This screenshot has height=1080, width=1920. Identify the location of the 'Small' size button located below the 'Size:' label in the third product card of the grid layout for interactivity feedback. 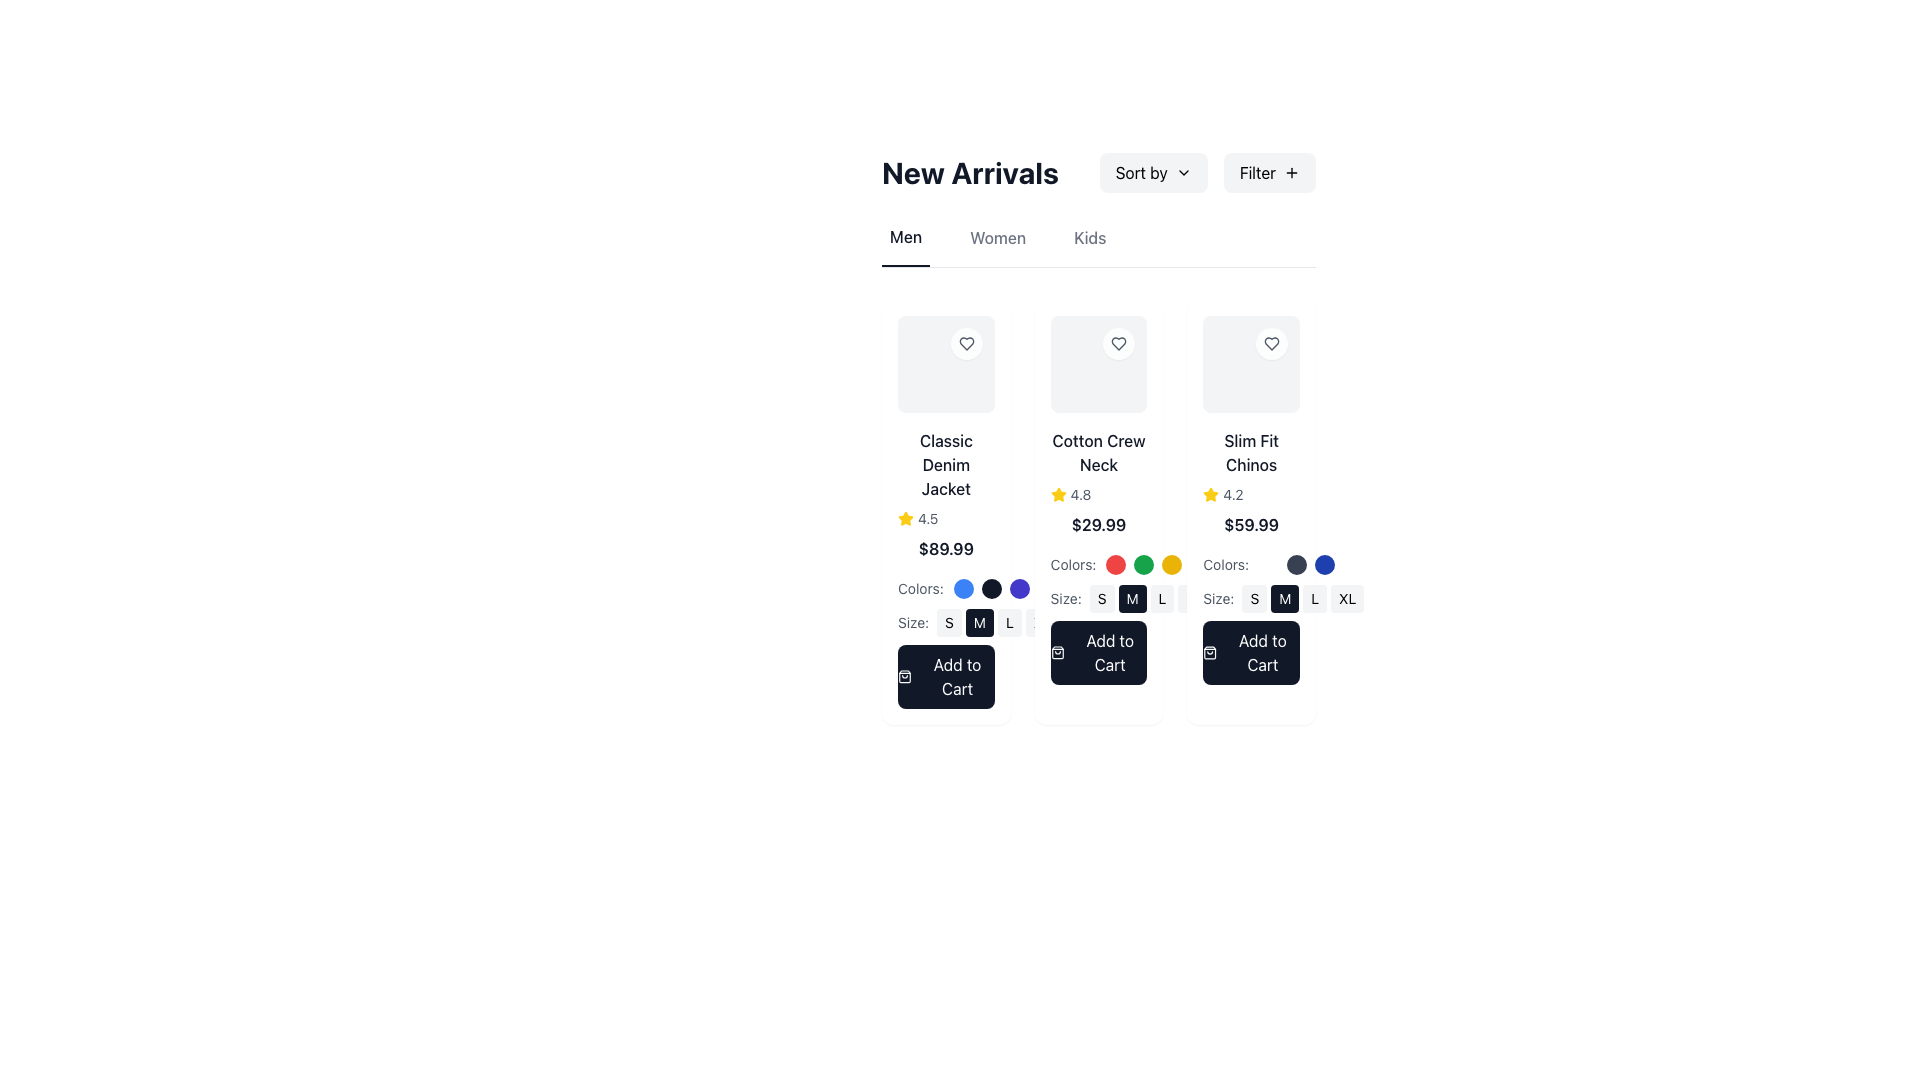
(1253, 597).